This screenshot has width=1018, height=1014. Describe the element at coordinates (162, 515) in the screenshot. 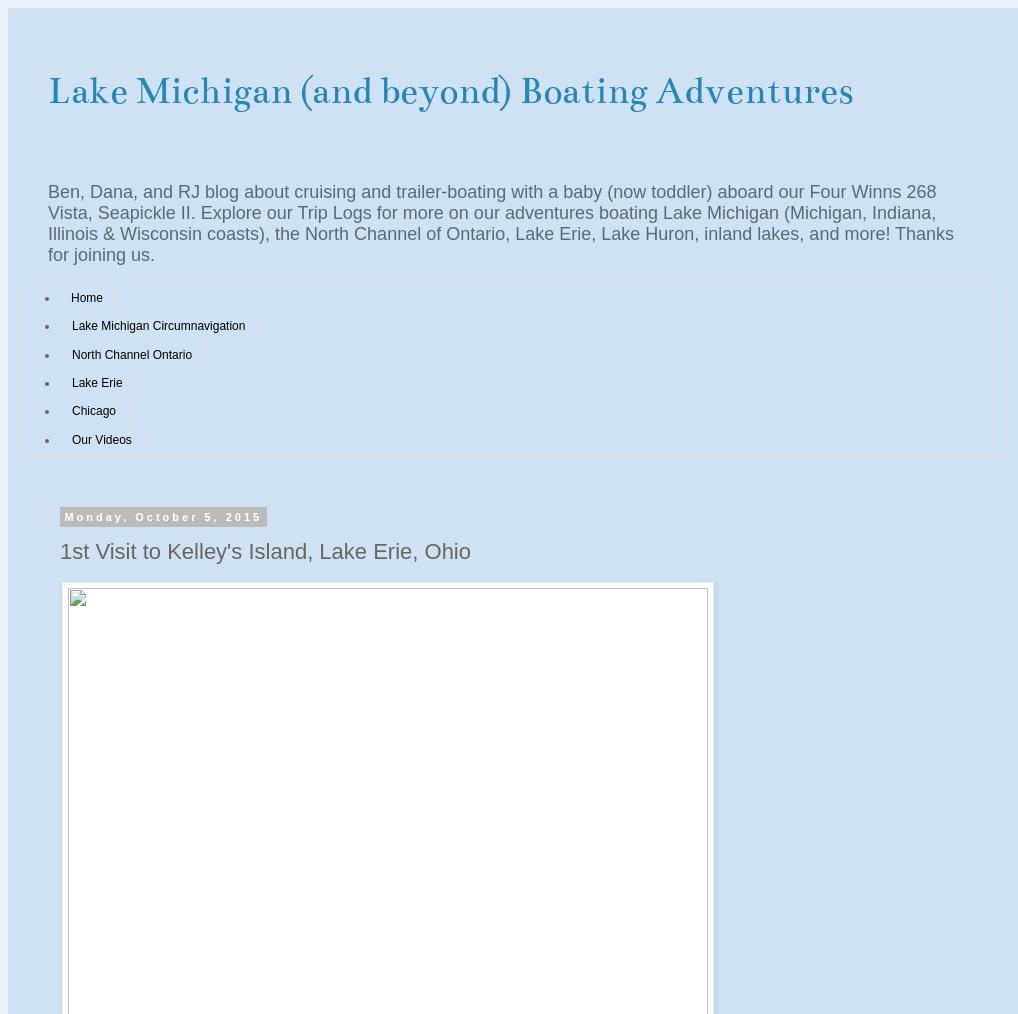

I see `'Monday, October 5, 2015'` at that location.